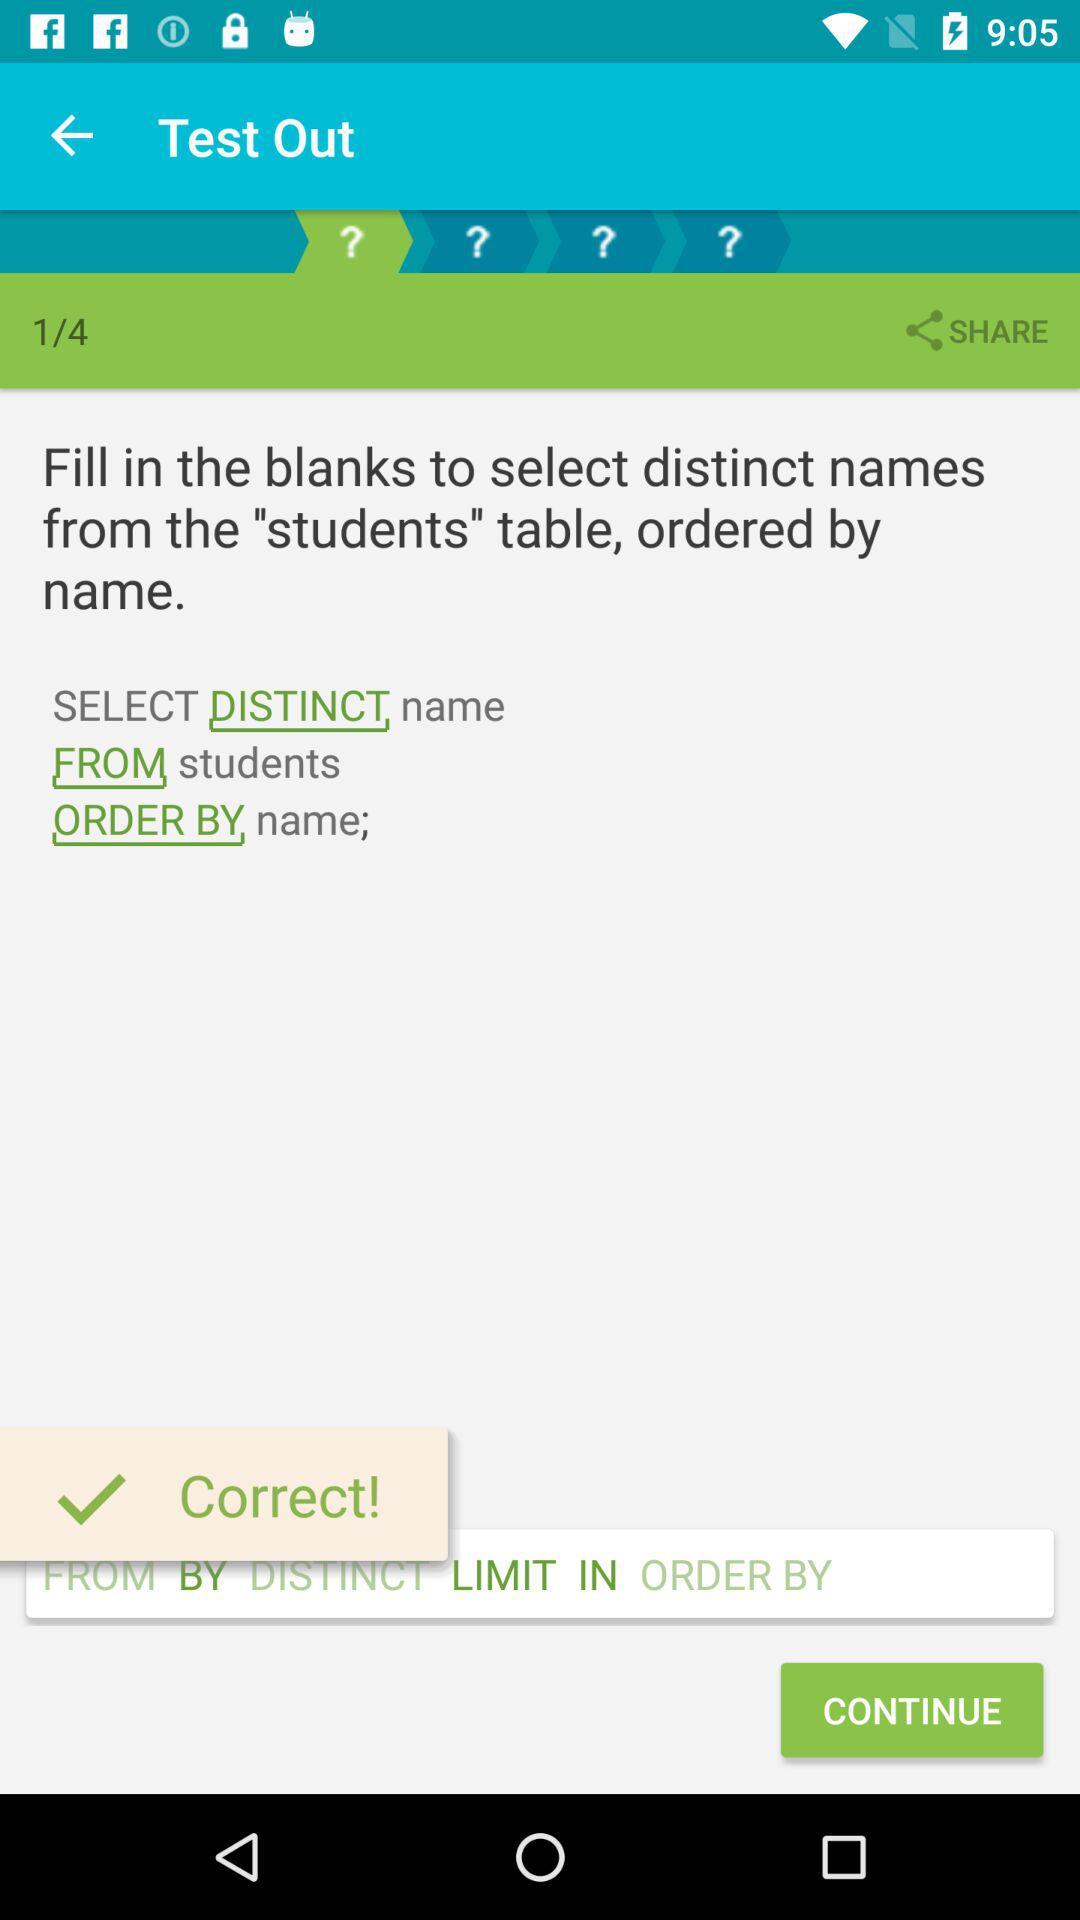 This screenshot has height=1920, width=1080. What do you see at coordinates (601, 240) in the screenshot?
I see `next question` at bounding box center [601, 240].